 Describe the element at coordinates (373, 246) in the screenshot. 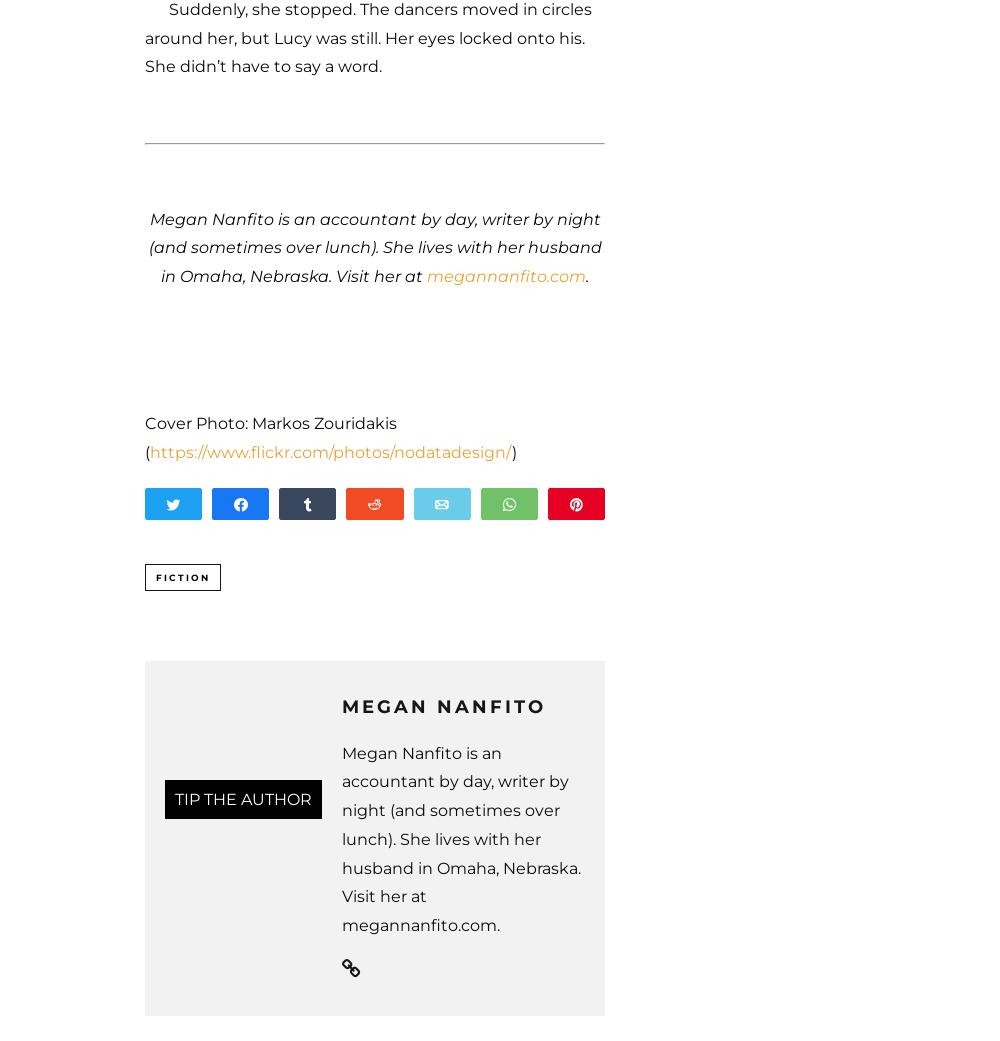

I see `'Megan Nanfito is an accountant by day, writer by night (and sometimes over lunch). She lives with her husband in Omaha, Nebraska. Visit her at'` at that location.